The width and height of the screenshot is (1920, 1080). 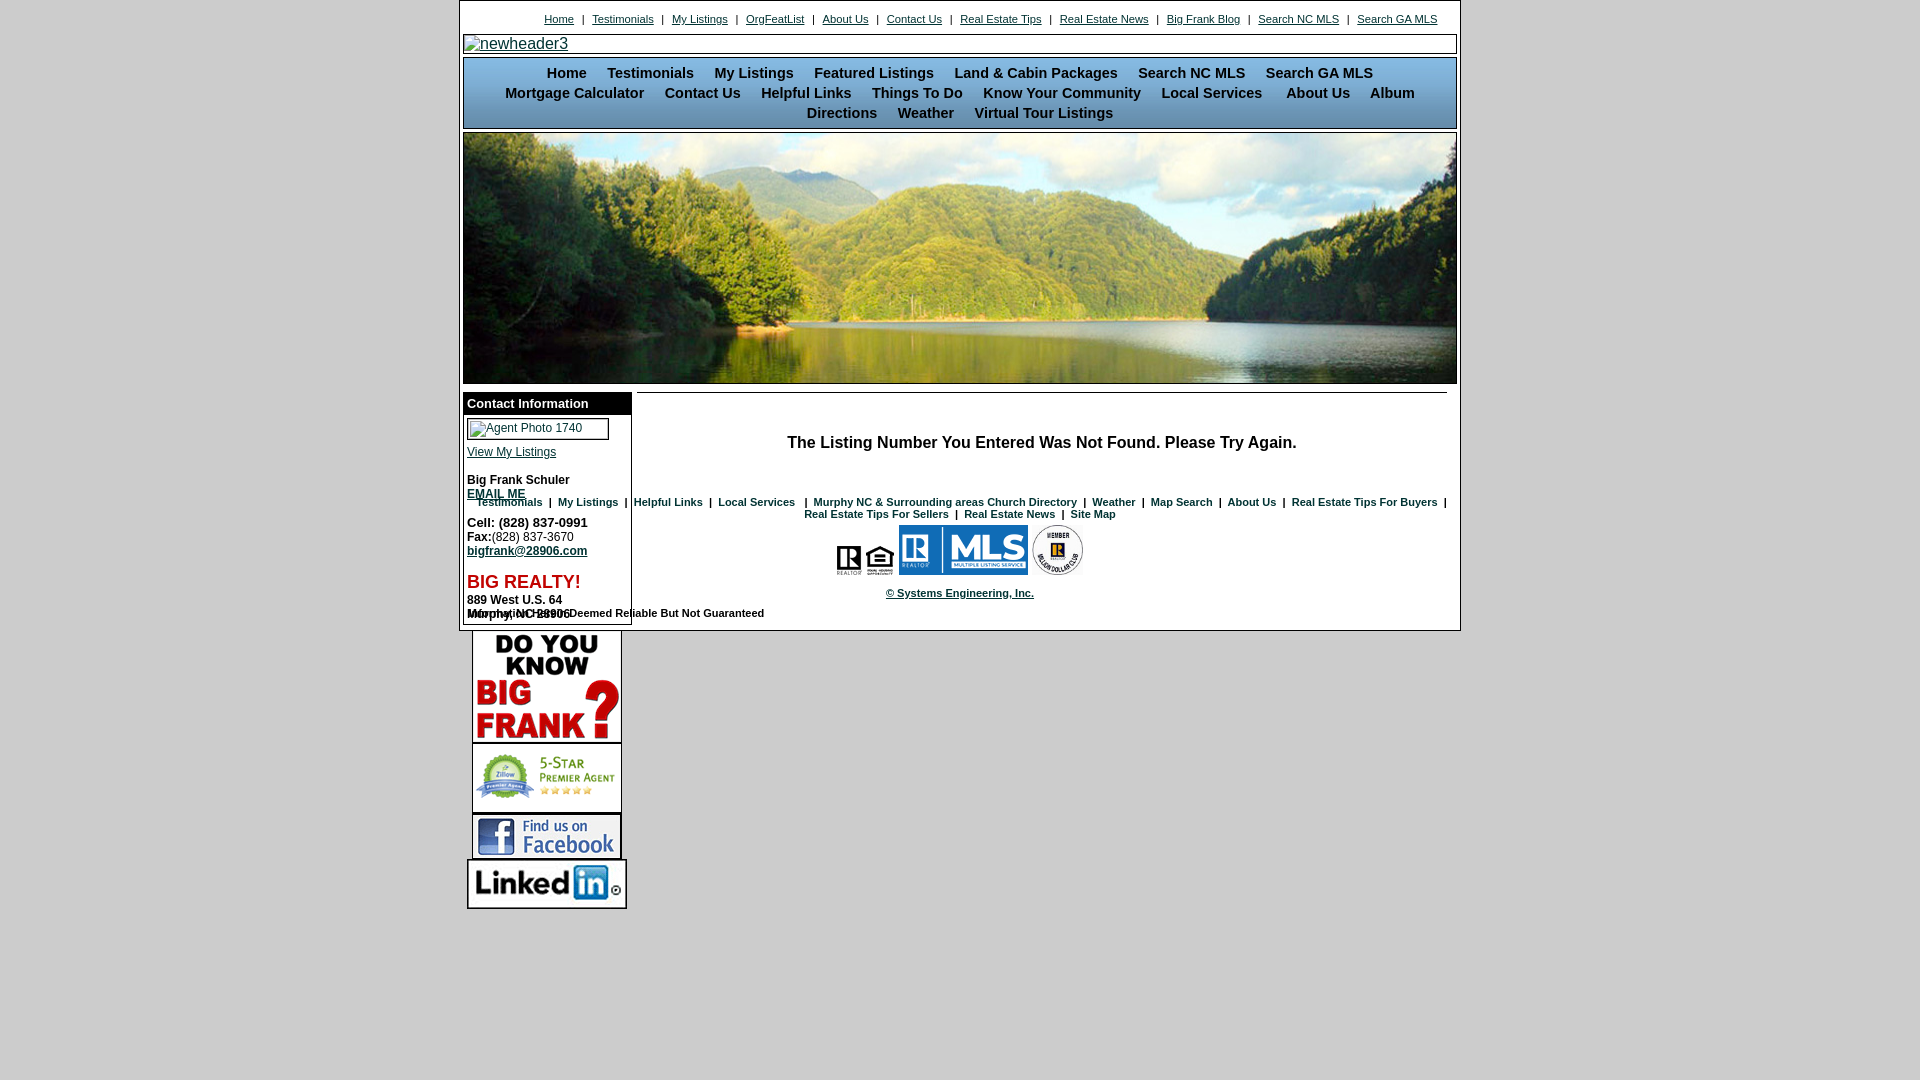 I want to click on 'Directions', so click(x=806, y=112).